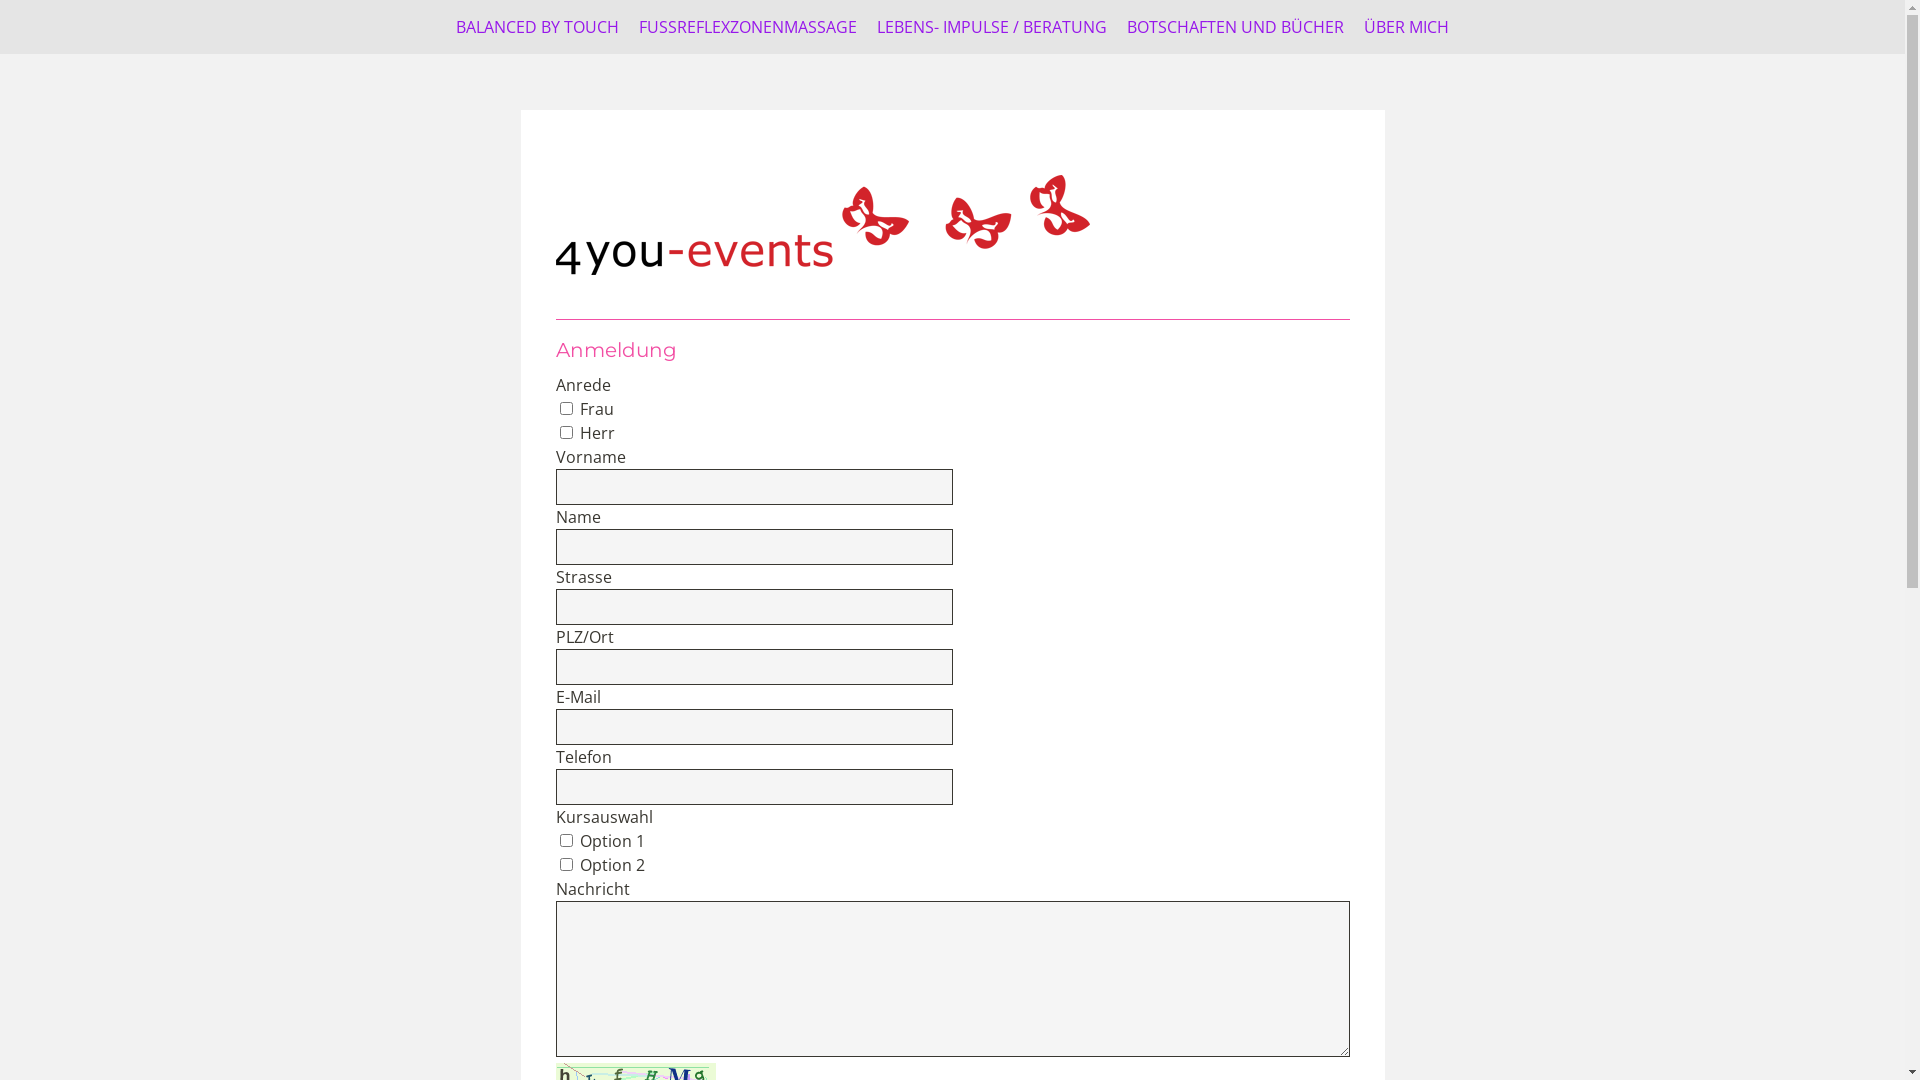 The height and width of the screenshot is (1080, 1920). I want to click on 'LEBENS- IMPULSE / BERATUNG', so click(992, 27).